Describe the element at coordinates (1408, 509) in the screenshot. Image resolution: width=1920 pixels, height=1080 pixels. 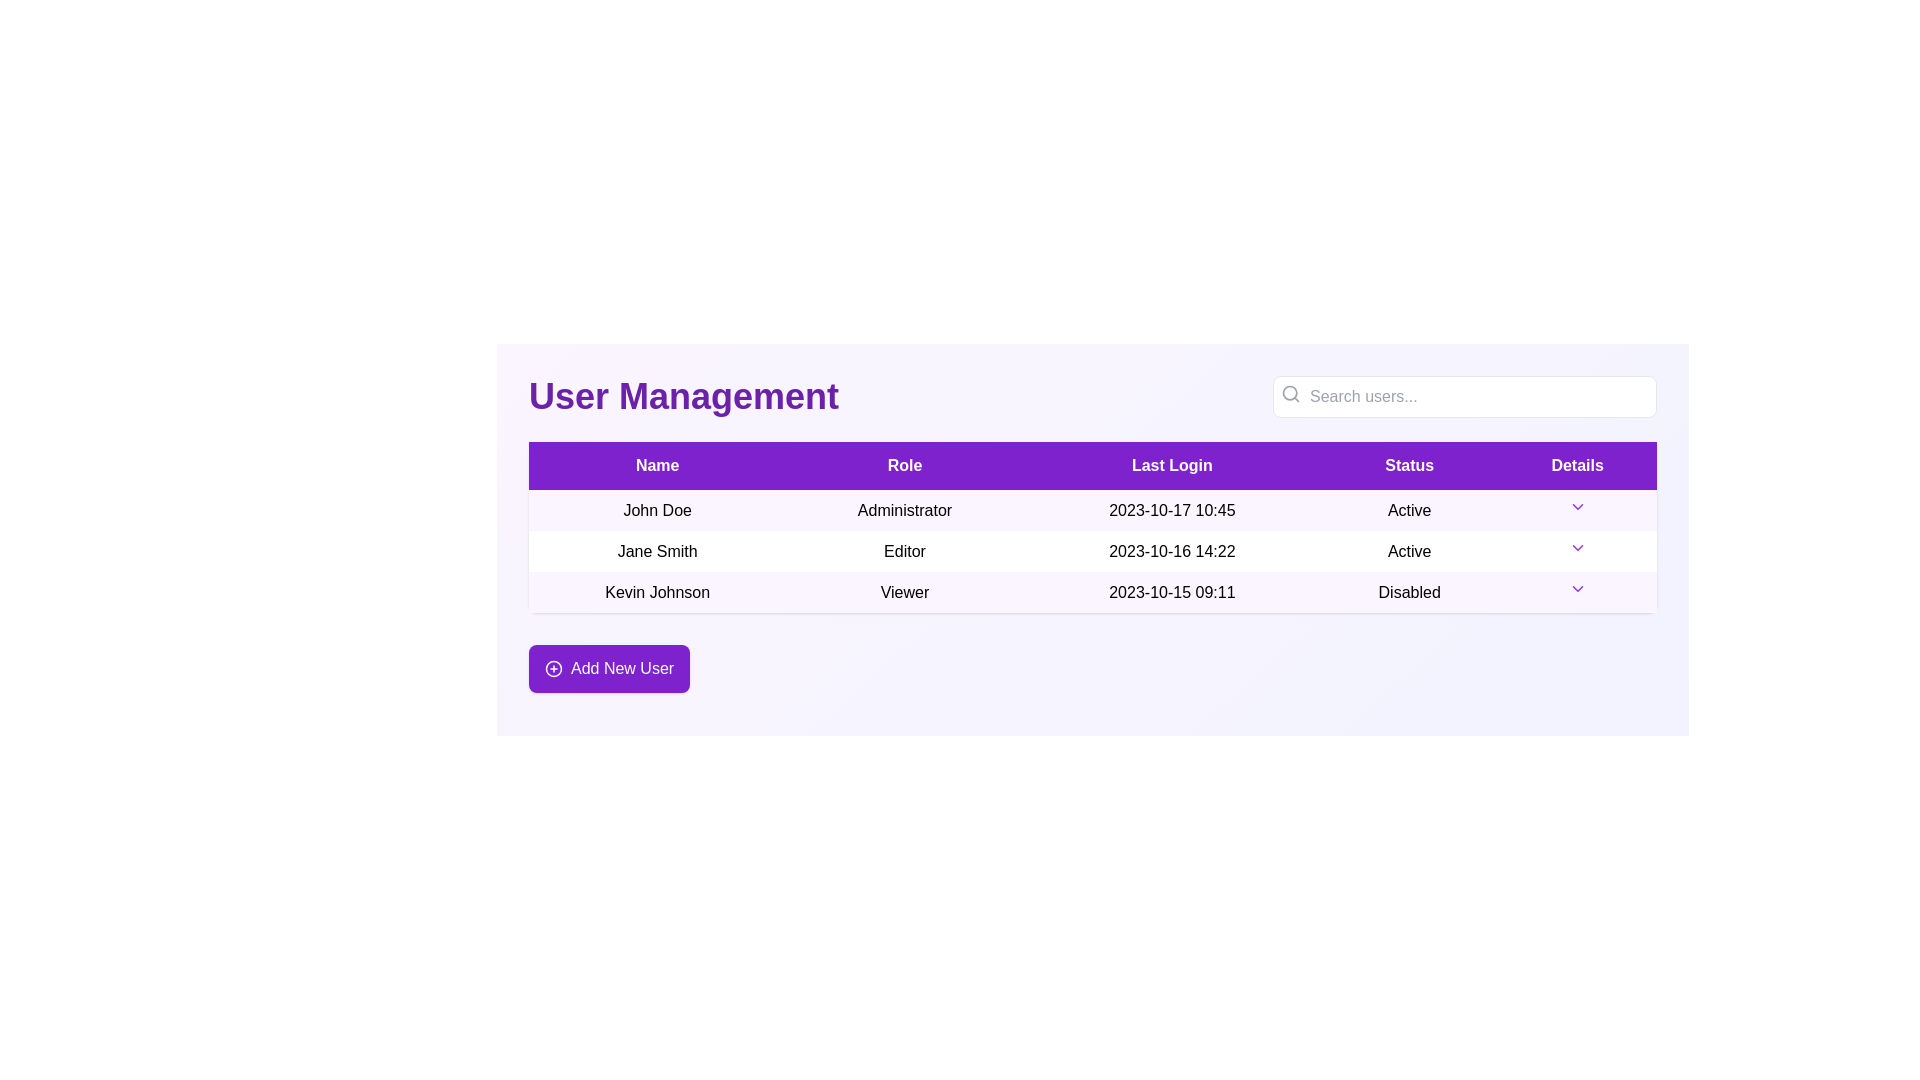
I see `the 'Active' status text label in the user management table for 'John Doe', which indicates the current status of the entity` at that location.